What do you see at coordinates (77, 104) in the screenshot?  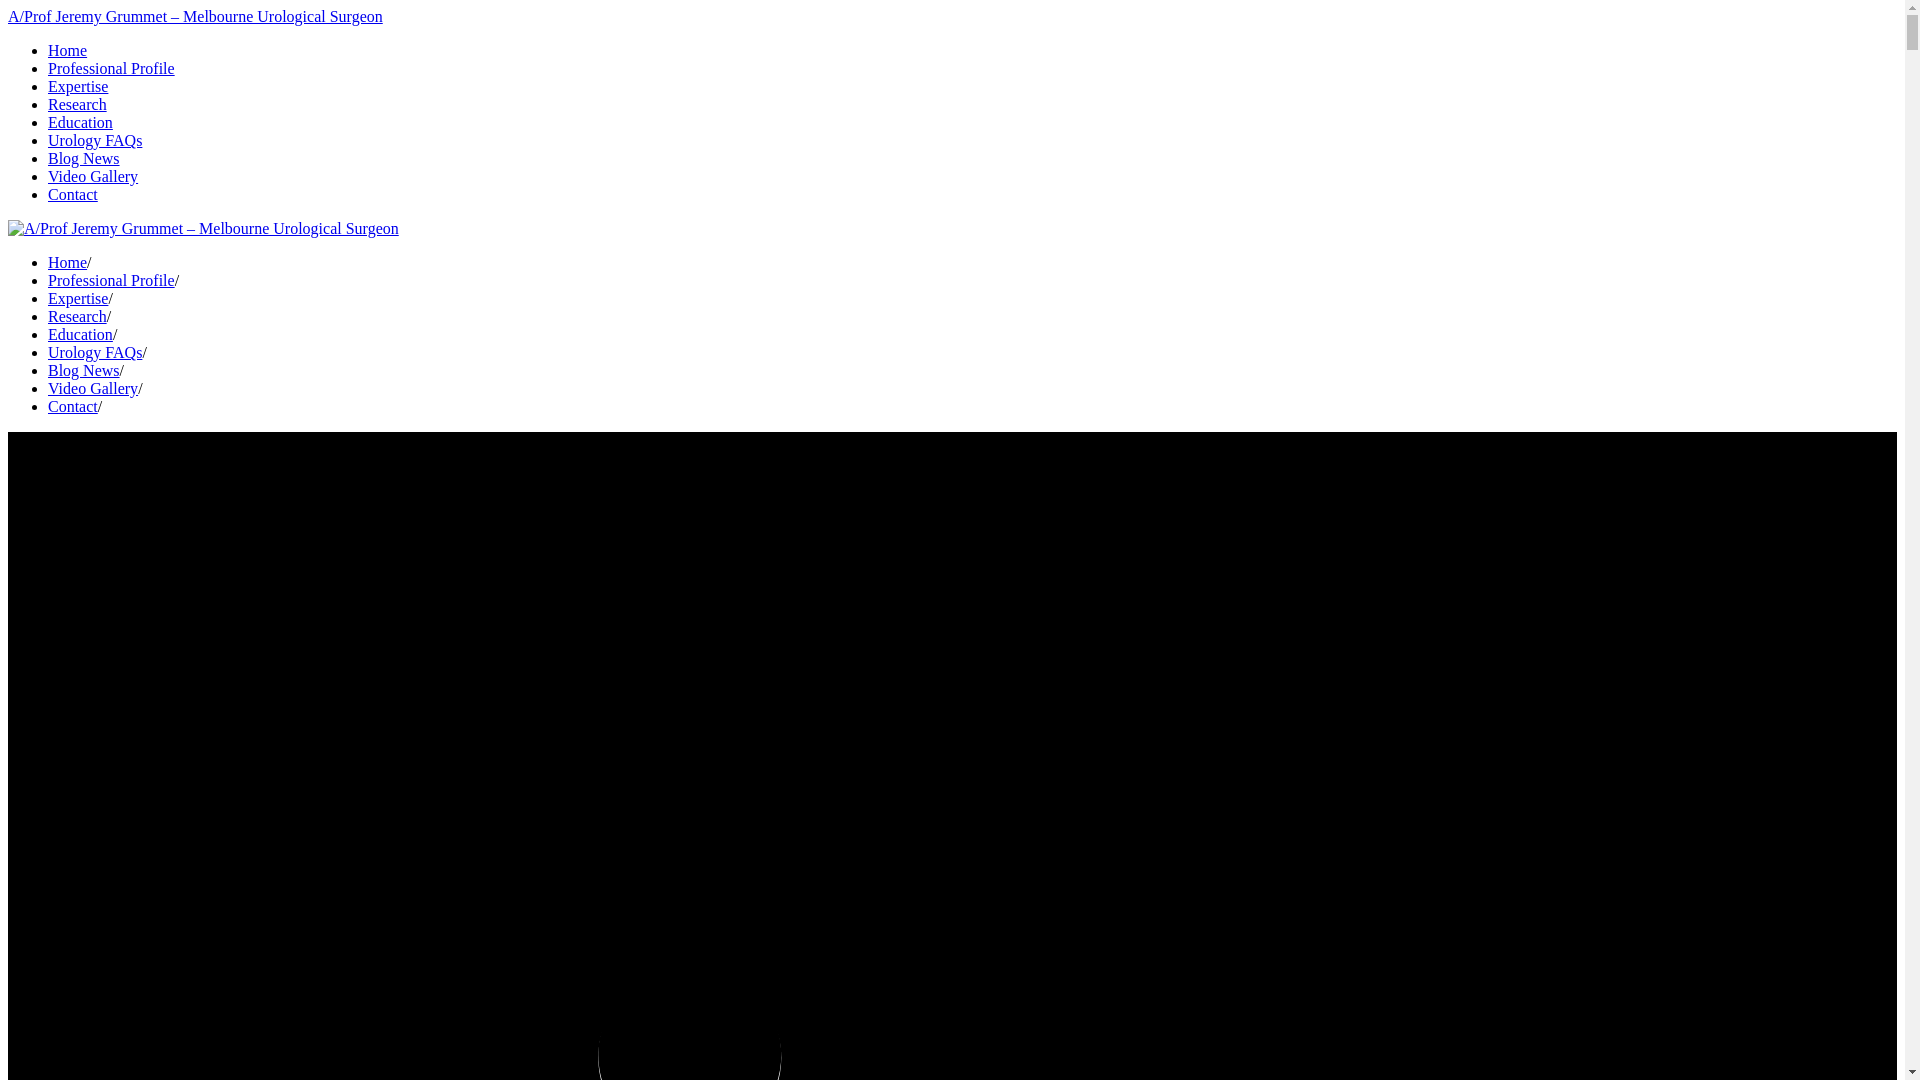 I see `'Research'` at bounding box center [77, 104].